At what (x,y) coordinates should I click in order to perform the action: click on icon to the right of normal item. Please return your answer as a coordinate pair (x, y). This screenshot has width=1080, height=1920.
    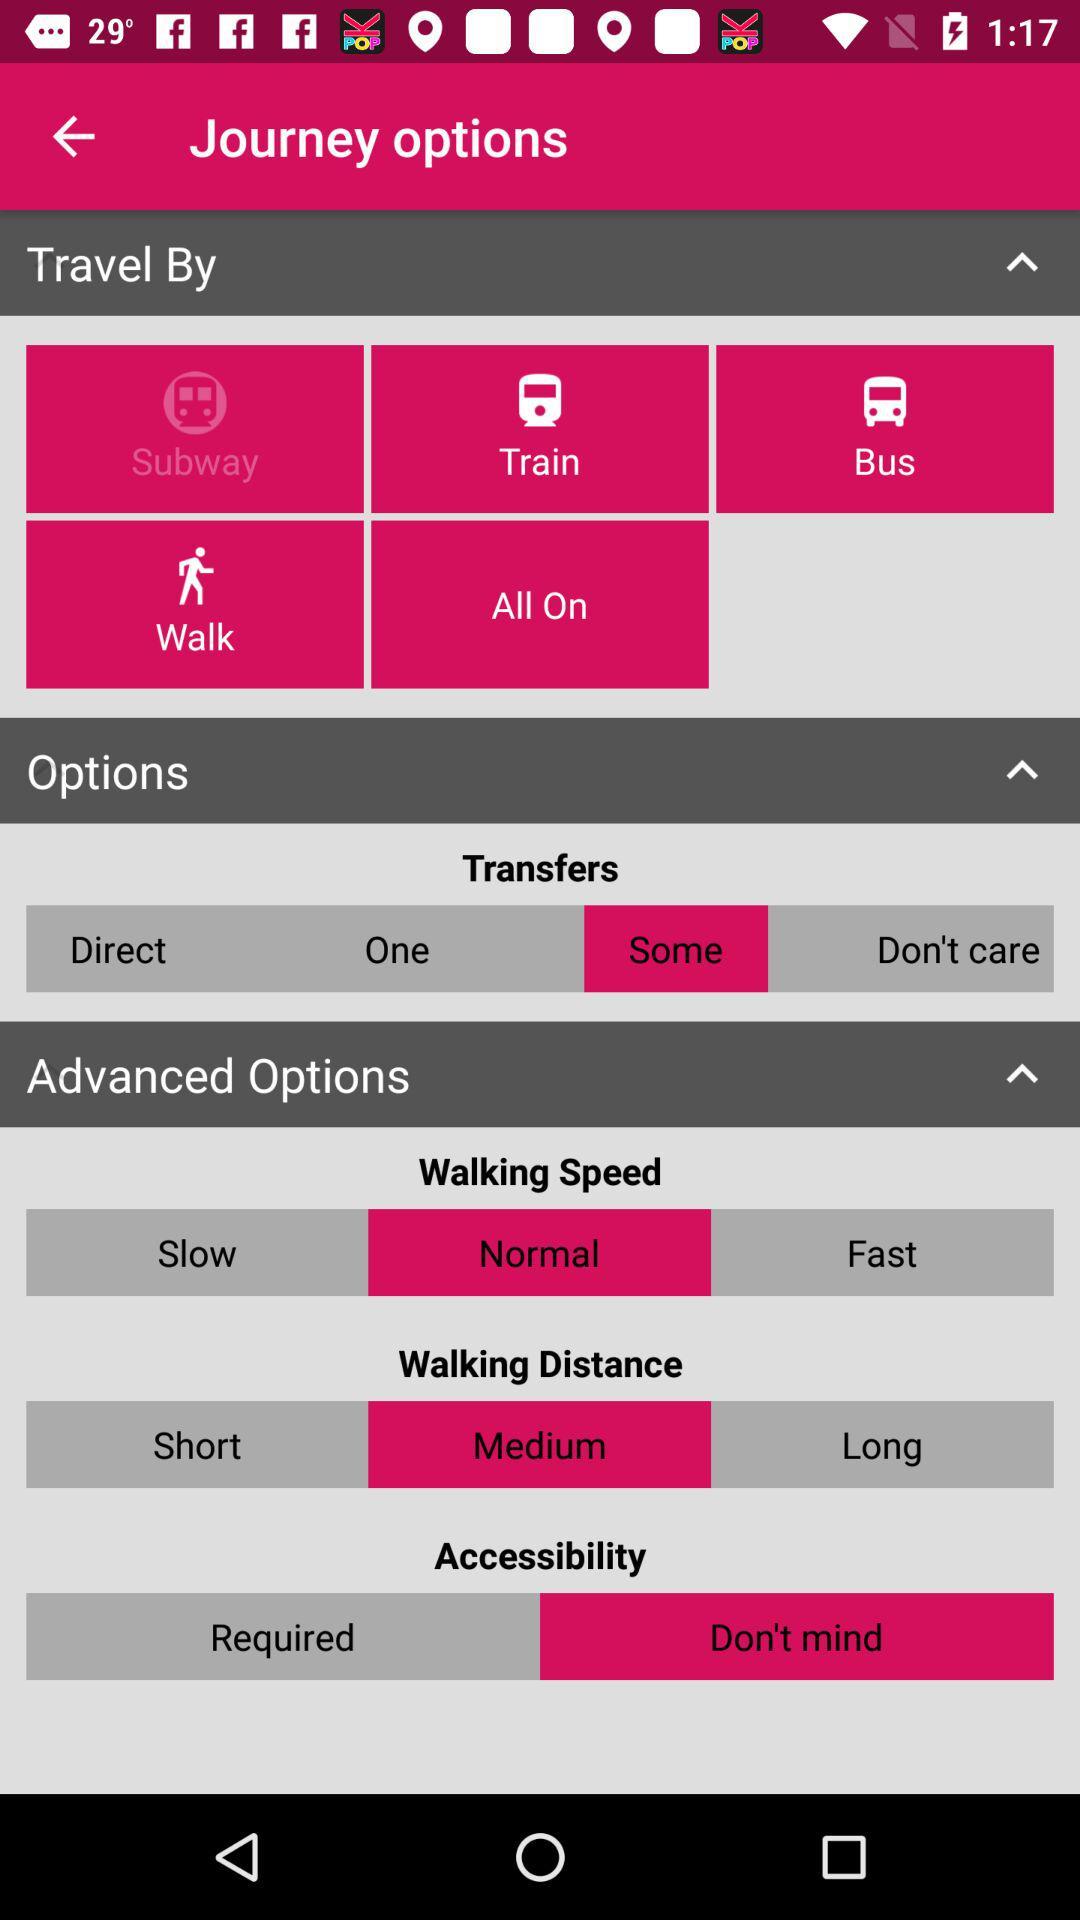
    Looking at the image, I should click on (881, 1251).